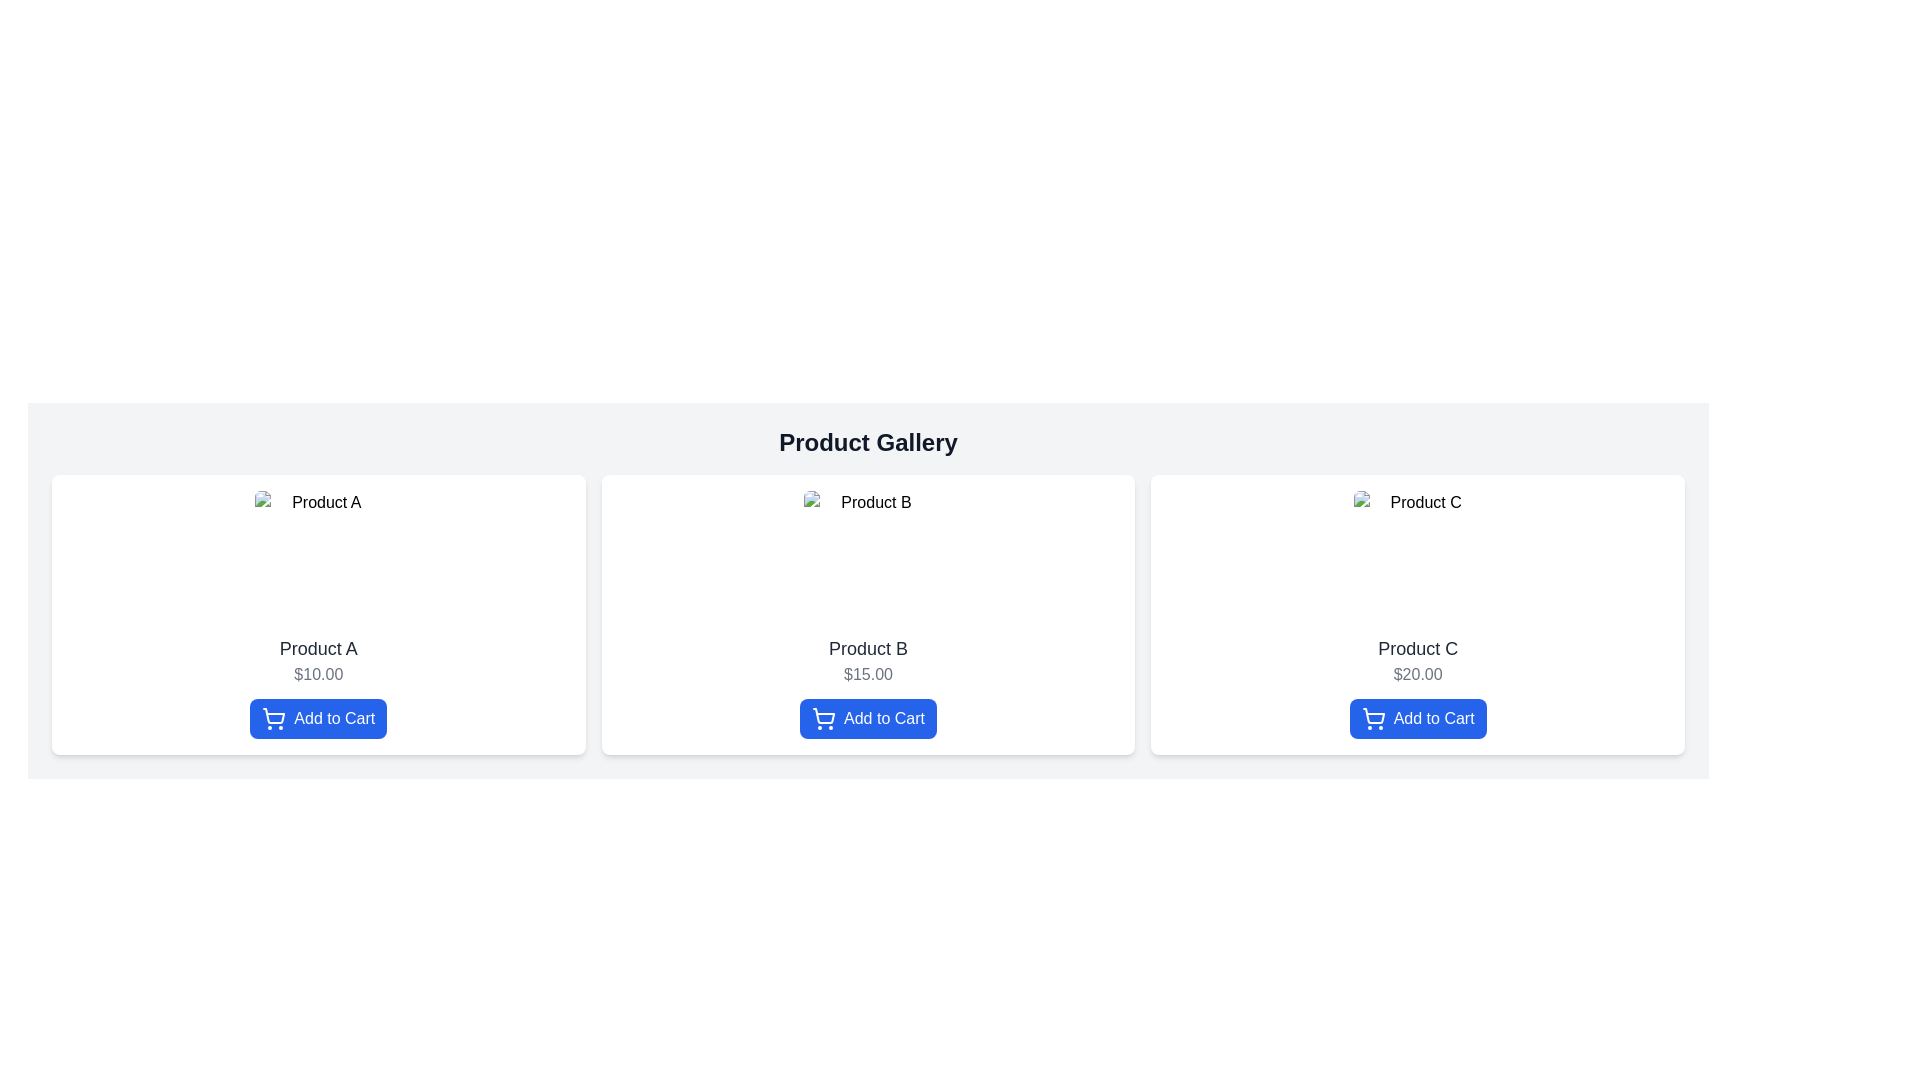 The width and height of the screenshot is (1920, 1080). What do you see at coordinates (824, 717) in the screenshot?
I see `the information by clicking on the Add to Cart icon located in the Product B section of the Product Gallery` at bounding box center [824, 717].